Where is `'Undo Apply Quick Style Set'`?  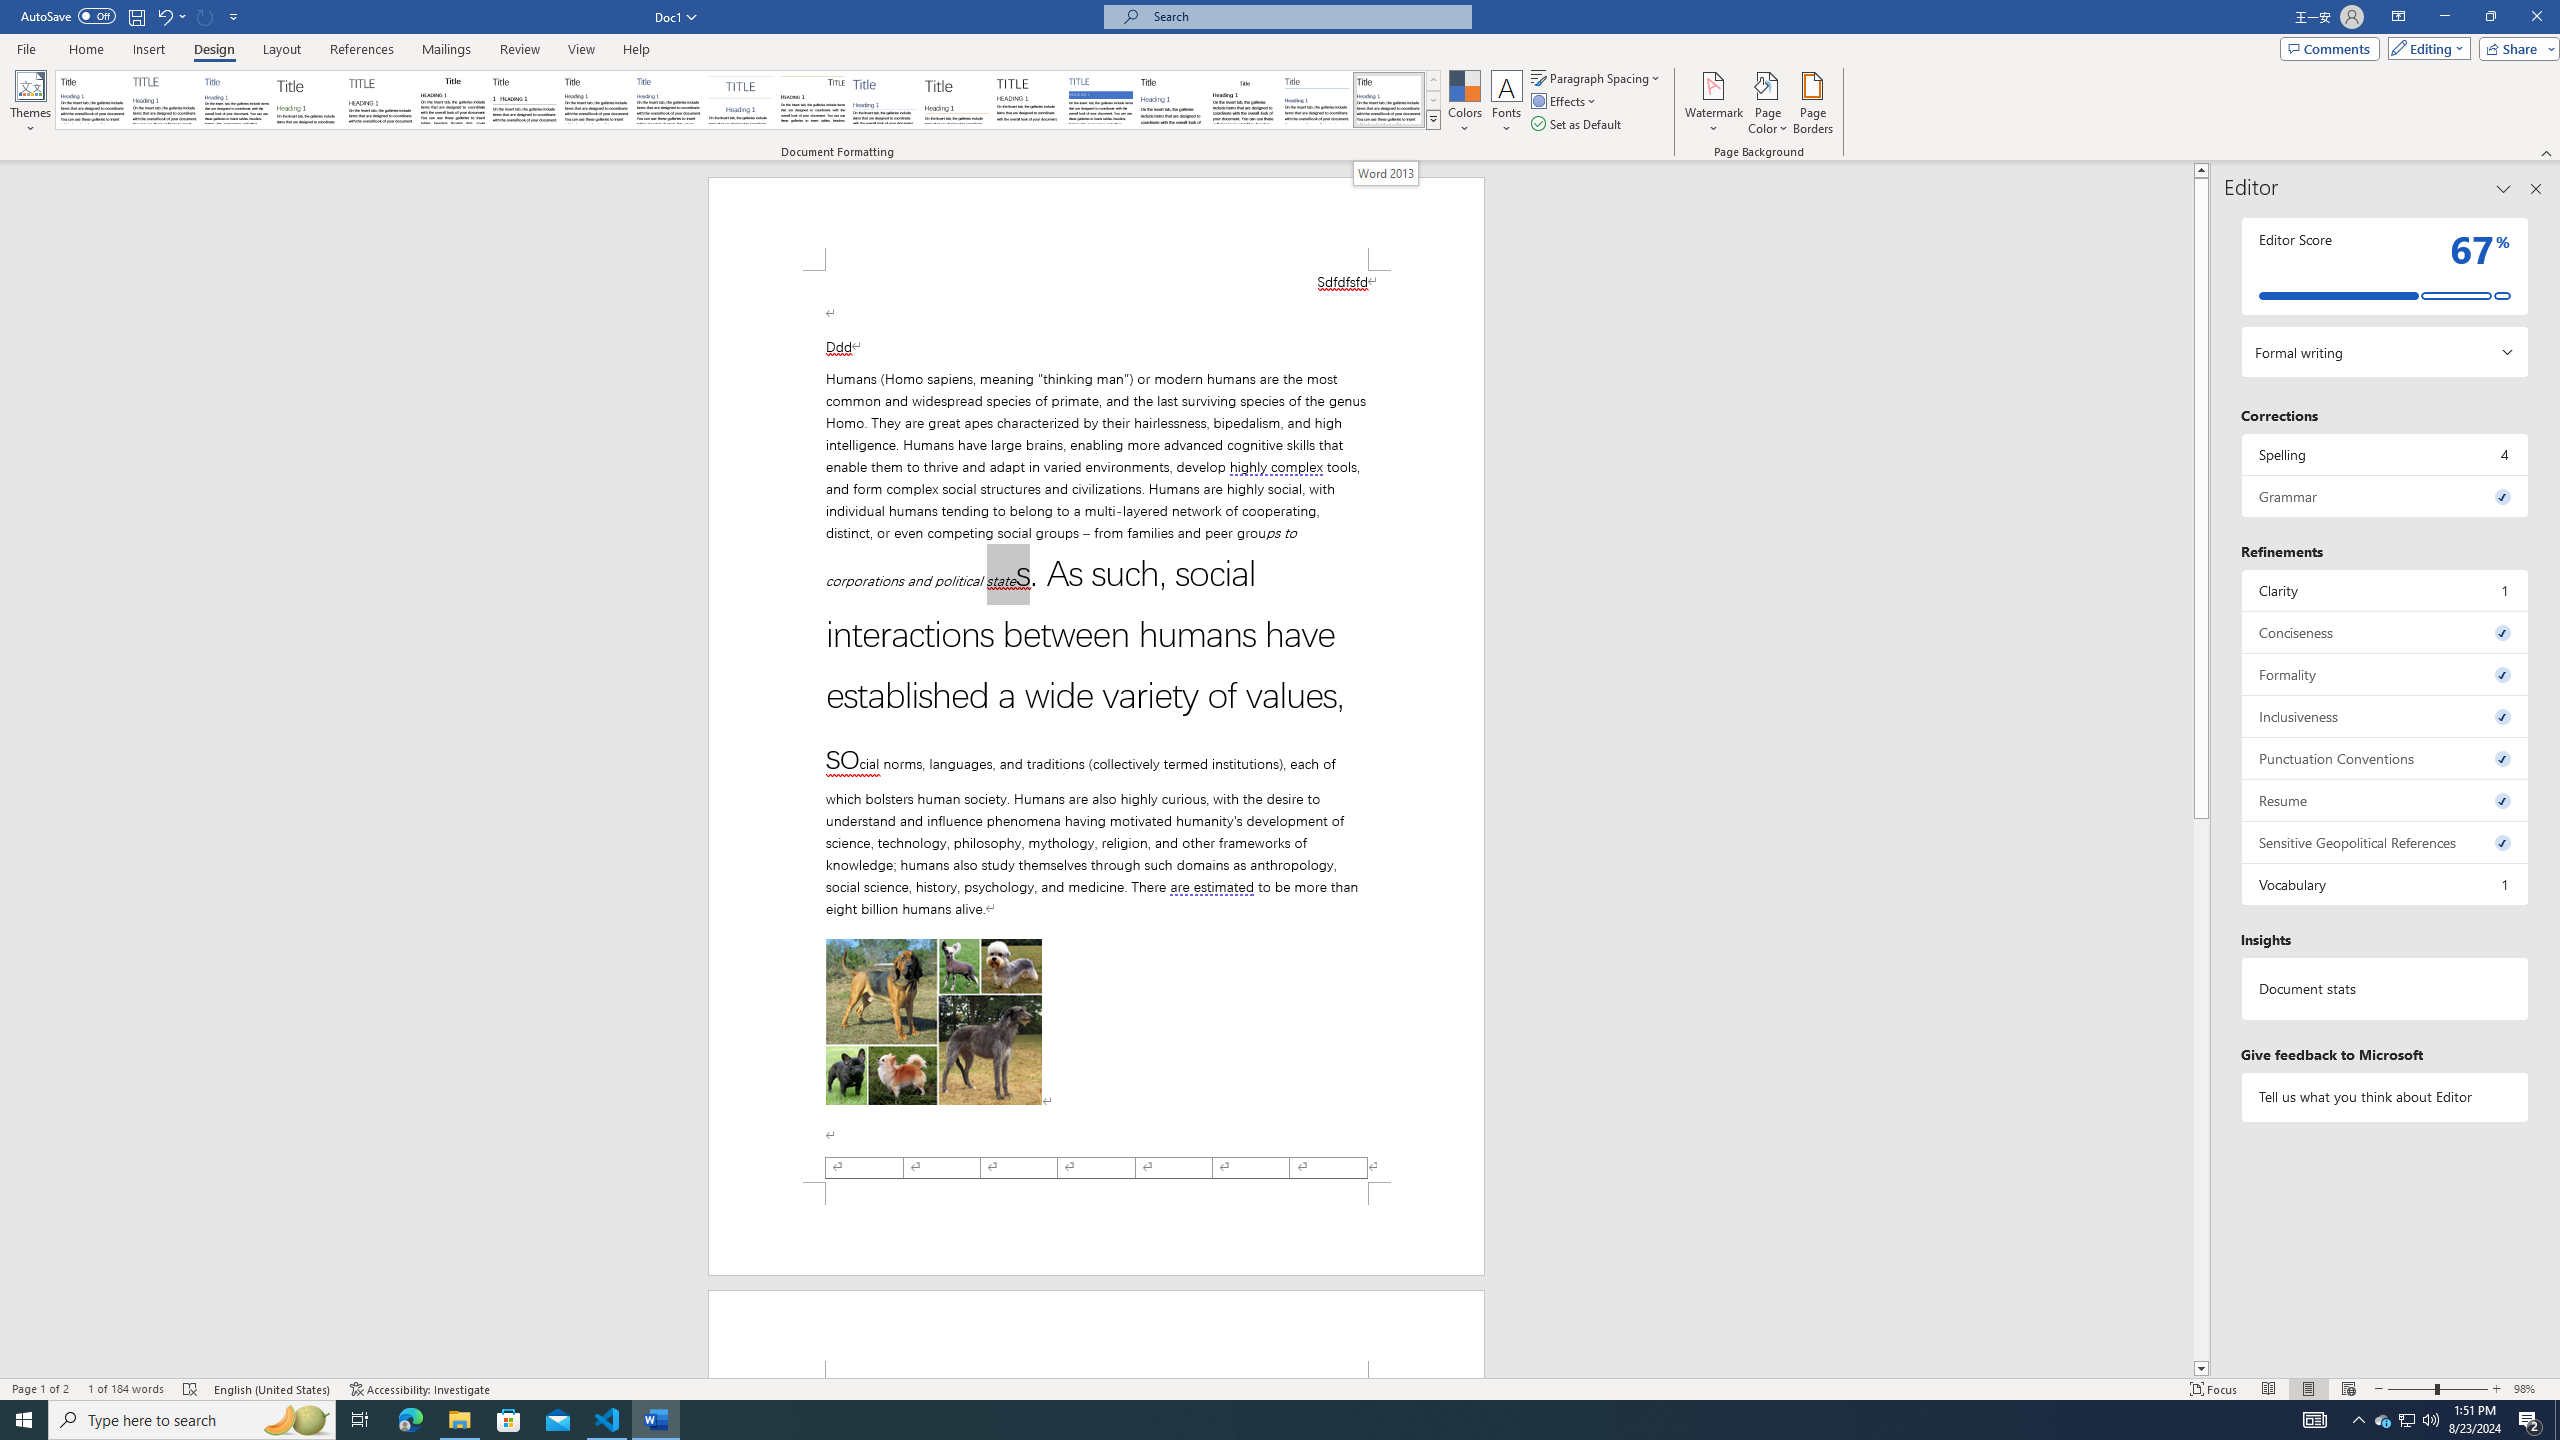 'Undo Apply Quick Style Set' is located at coordinates (163, 15).